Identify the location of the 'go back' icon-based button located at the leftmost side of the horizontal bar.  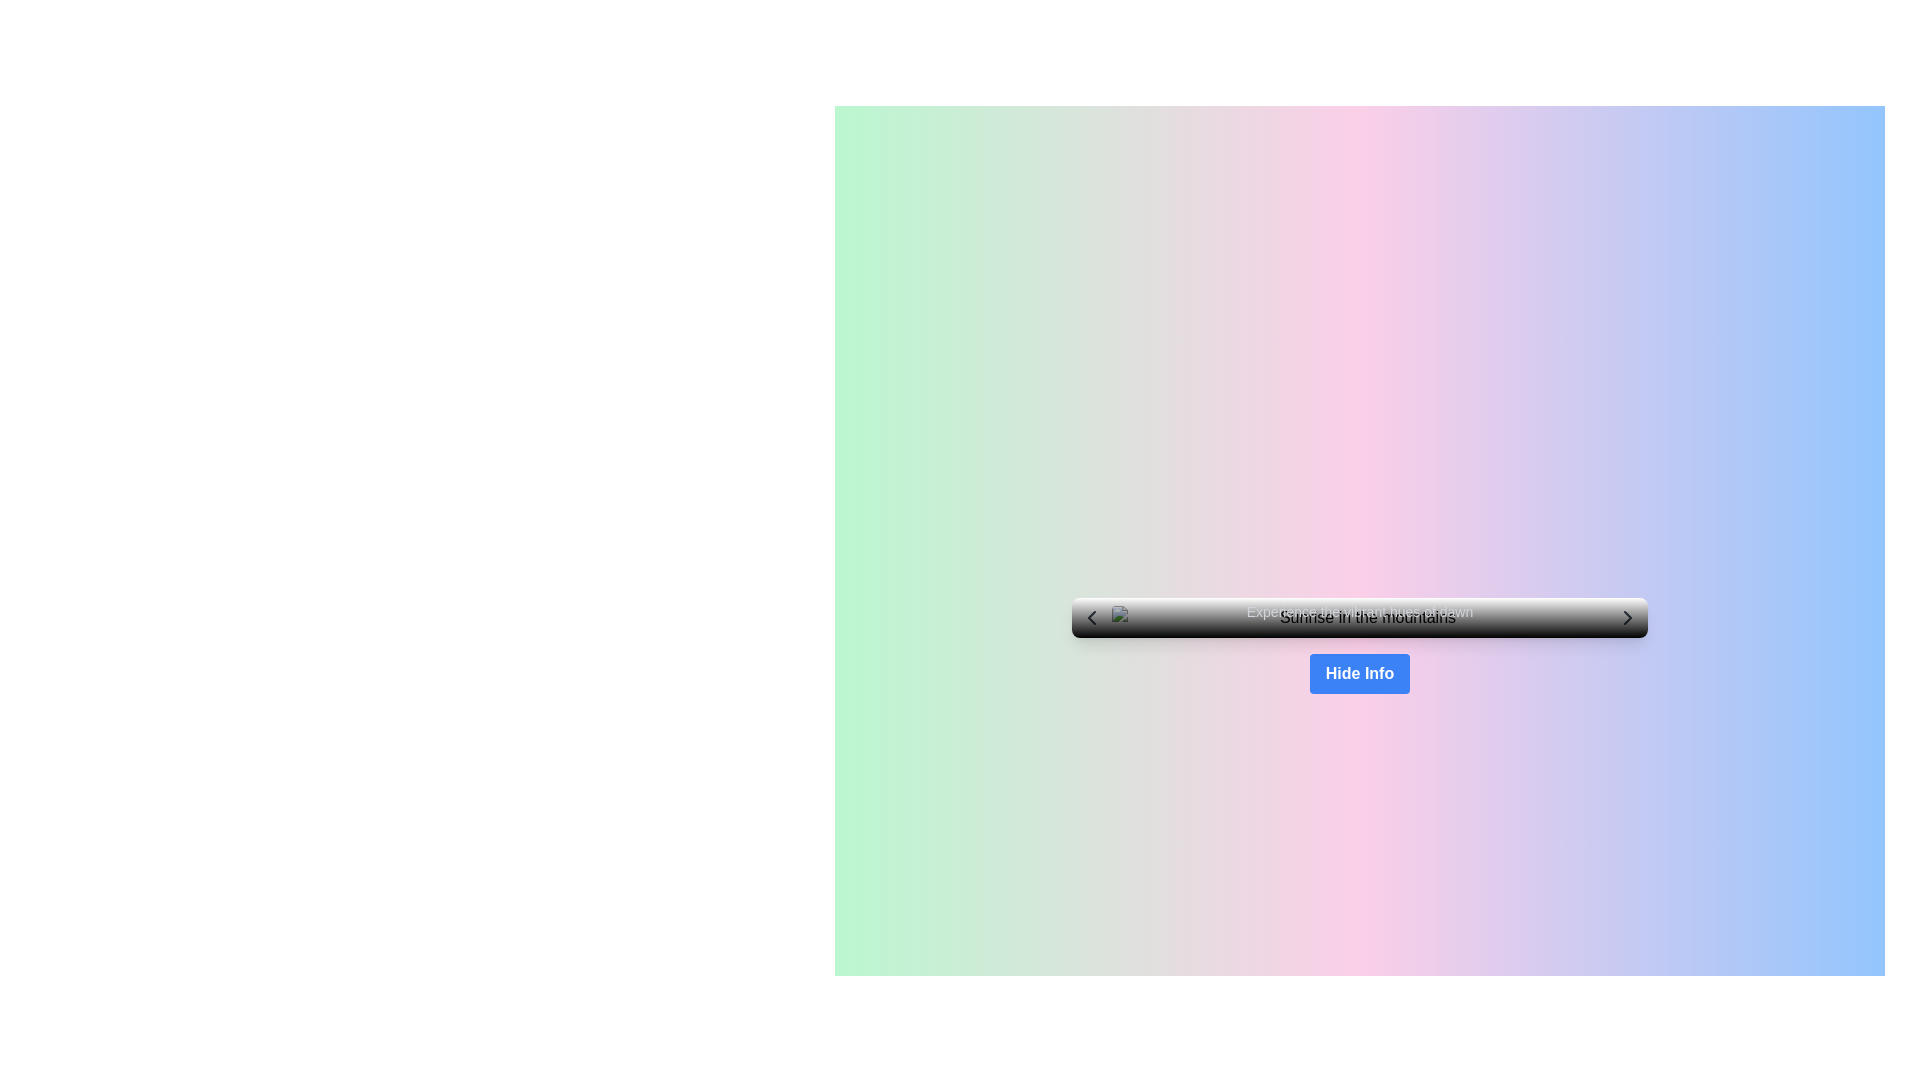
(1090, 616).